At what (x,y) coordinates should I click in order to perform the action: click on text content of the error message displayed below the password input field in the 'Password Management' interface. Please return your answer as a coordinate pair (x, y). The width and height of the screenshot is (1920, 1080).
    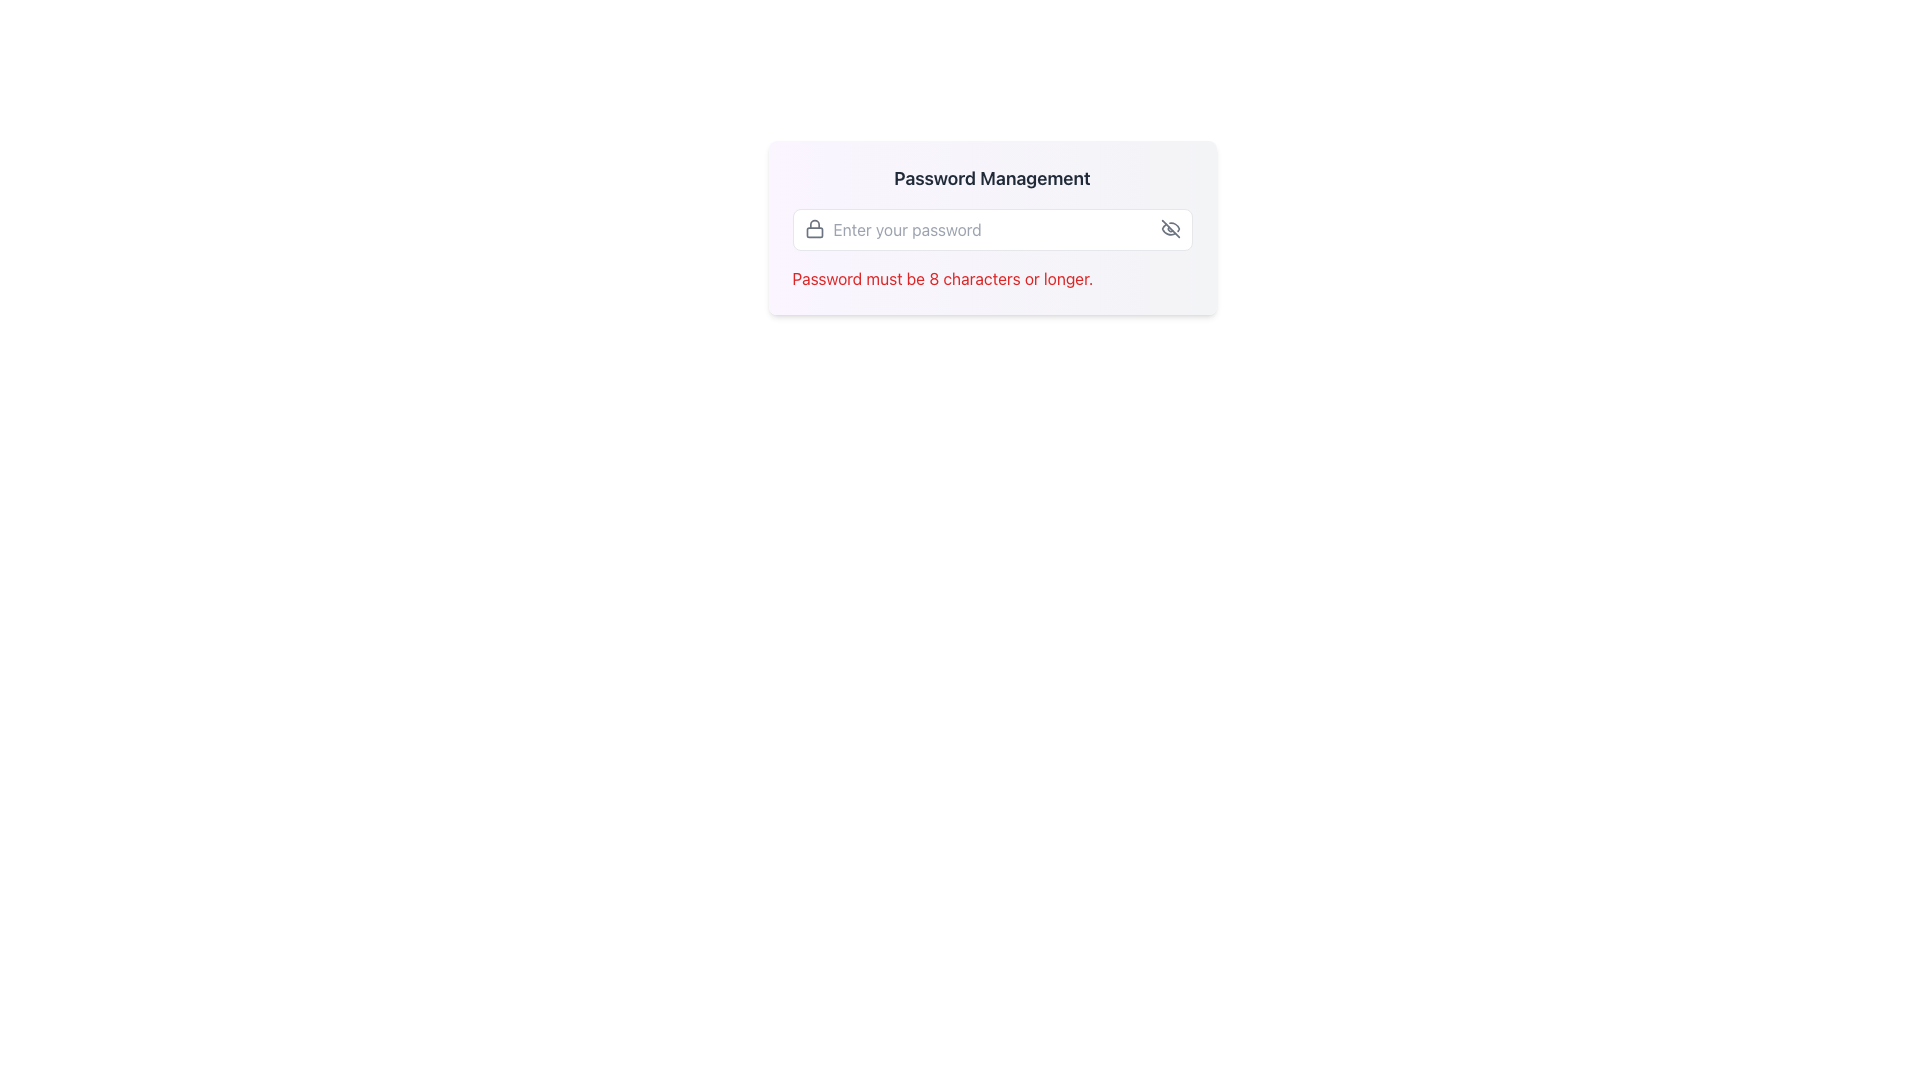
    Looking at the image, I should click on (992, 278).